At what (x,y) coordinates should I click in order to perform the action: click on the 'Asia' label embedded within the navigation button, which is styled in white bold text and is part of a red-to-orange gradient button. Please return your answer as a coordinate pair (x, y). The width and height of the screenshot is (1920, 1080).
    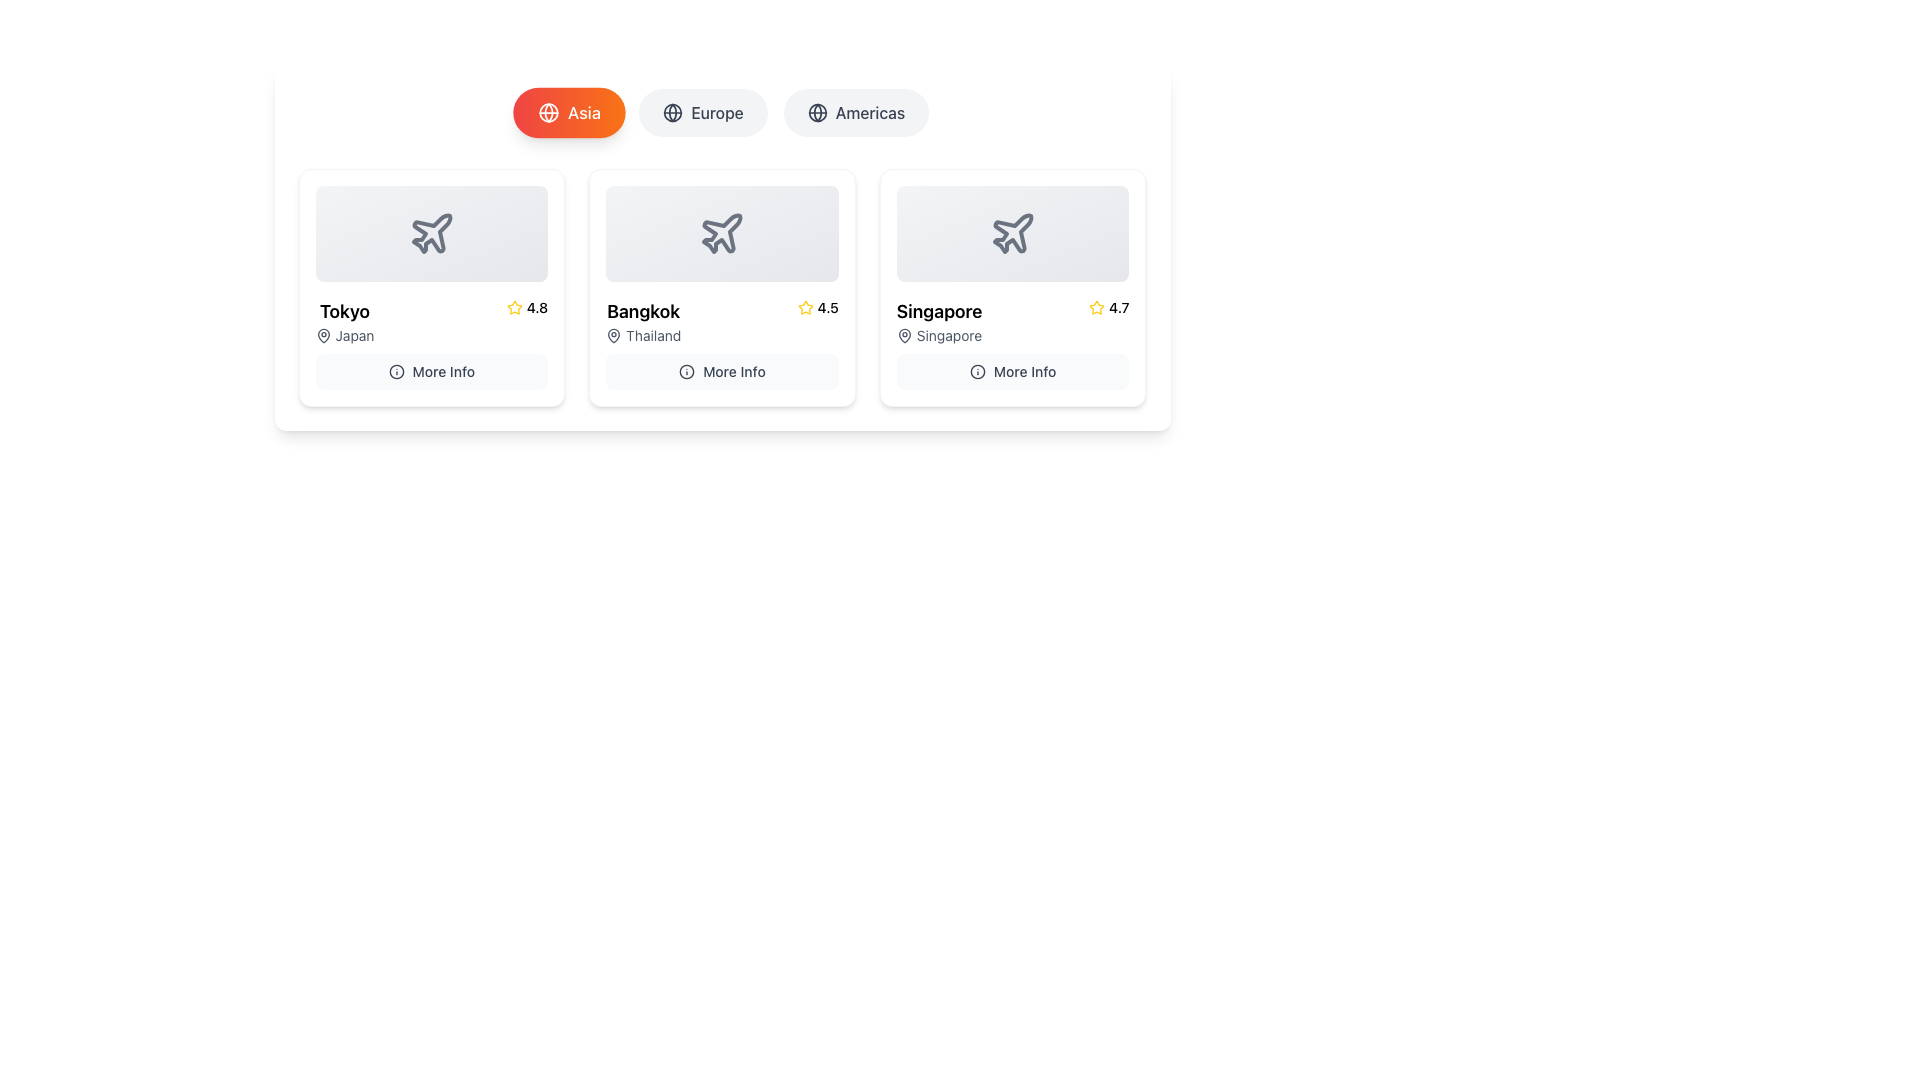
    Looking at the image, I should click on (583, 112).